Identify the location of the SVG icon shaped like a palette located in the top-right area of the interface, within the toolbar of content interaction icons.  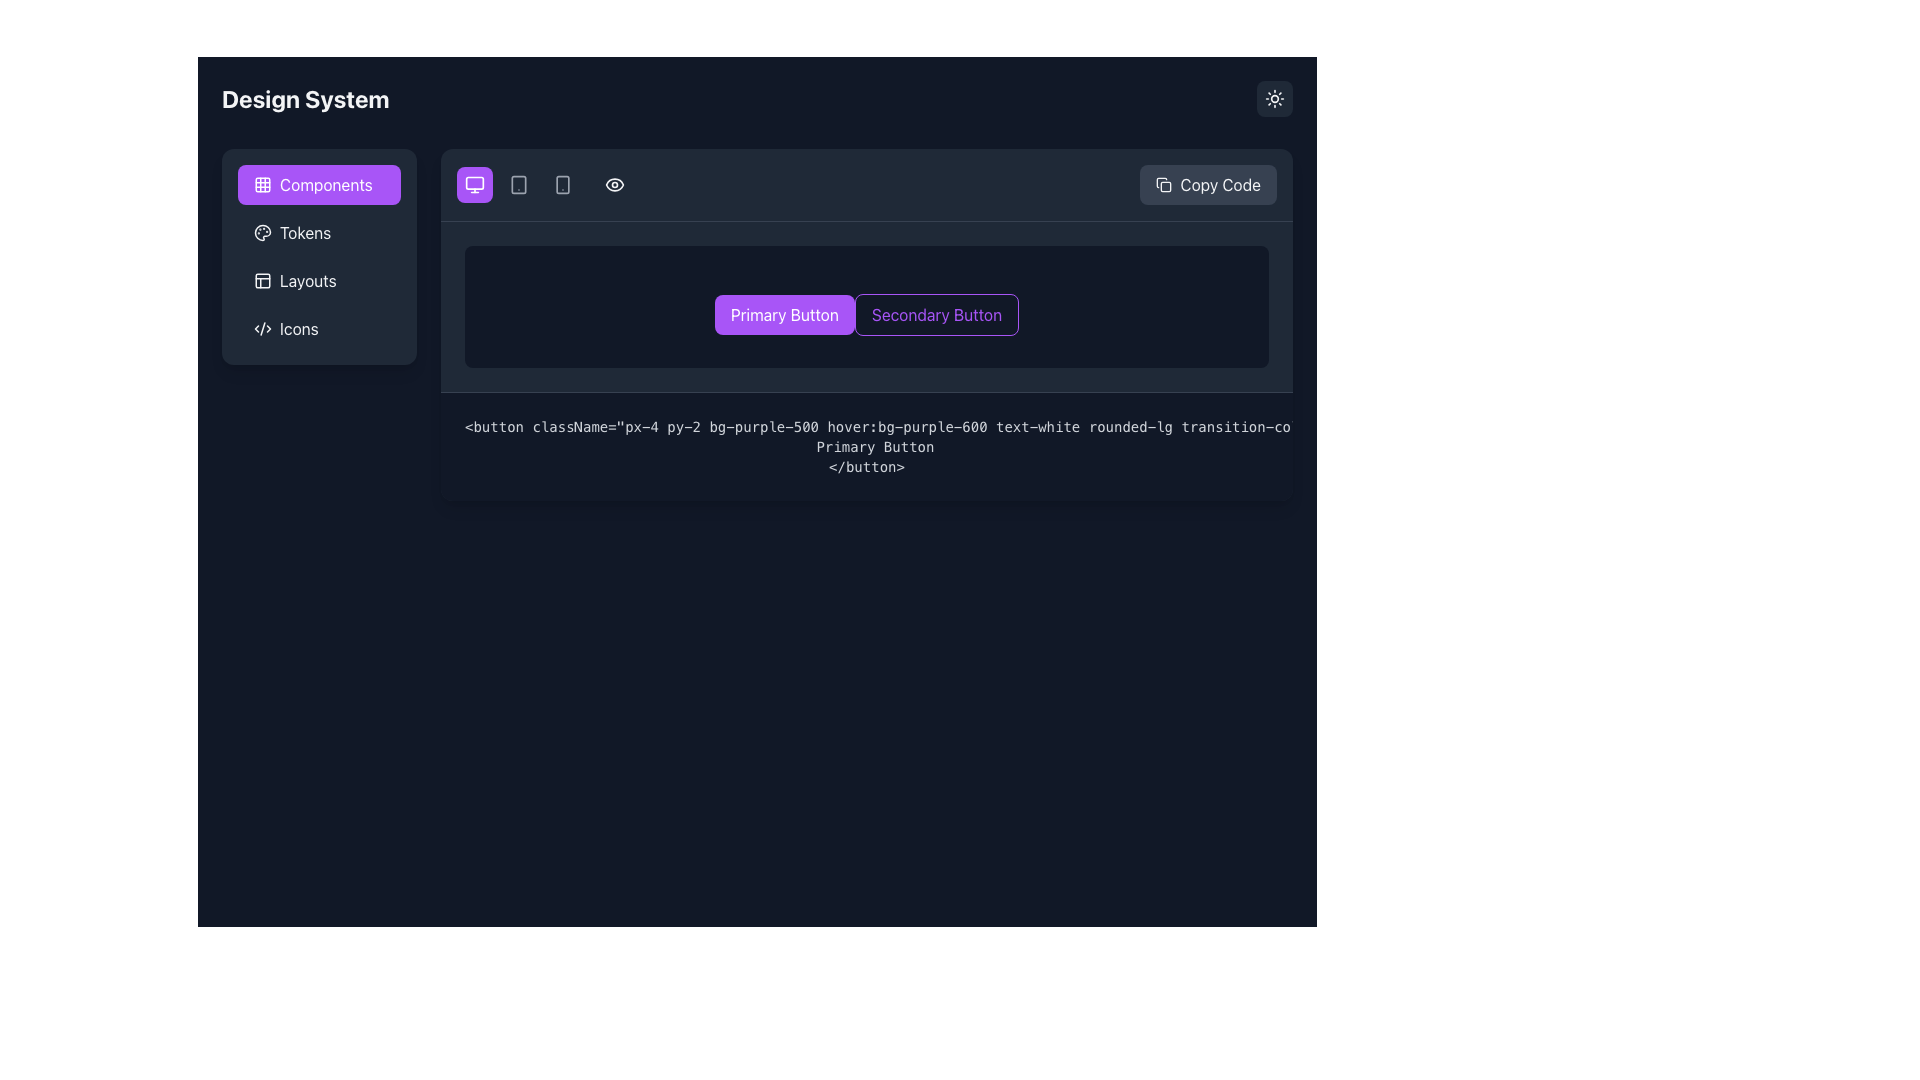
(262, 231).